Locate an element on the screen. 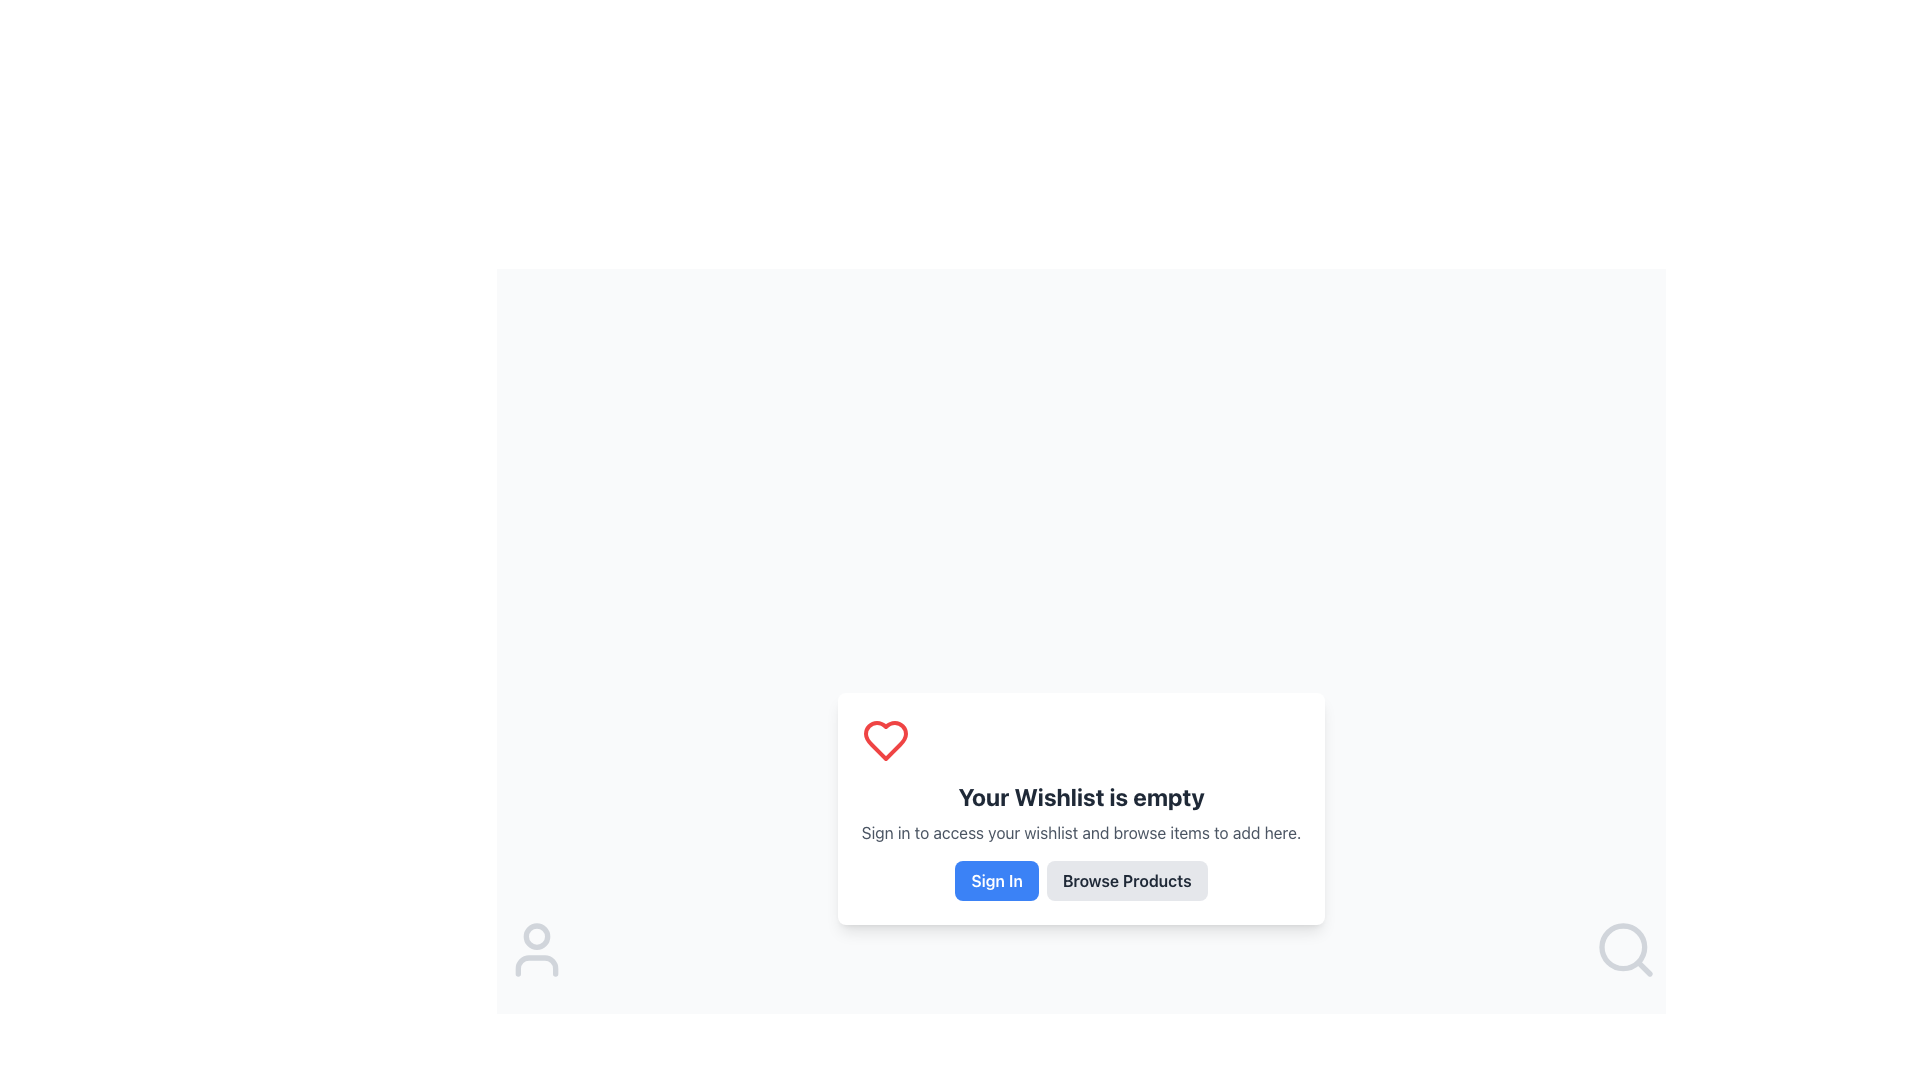  the instructional text encouraging users to sign in and manage their wishlist, located below the heading 'Your Wishlist is empty' and above the buttons 'Sign In' and 'Browse Products' is located at coordinates (1080, 833).